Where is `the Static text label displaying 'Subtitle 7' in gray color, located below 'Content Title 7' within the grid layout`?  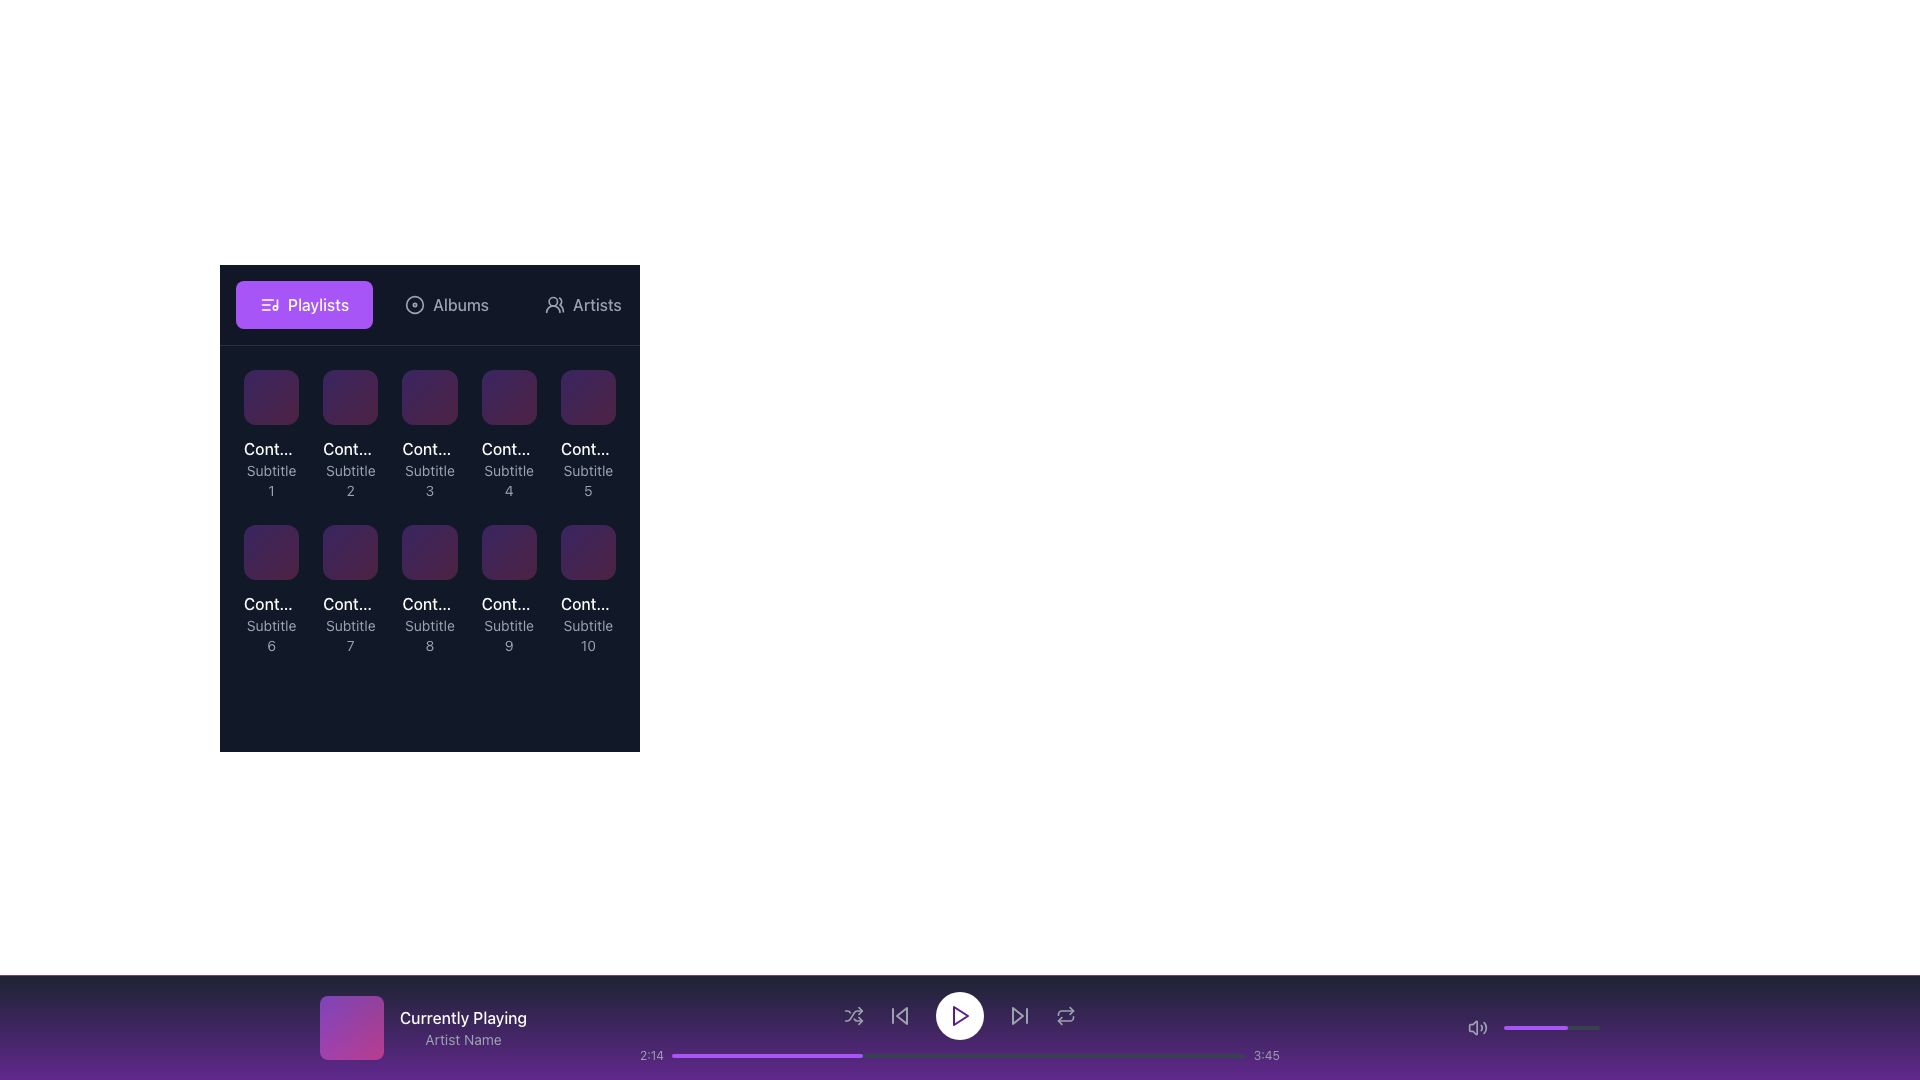
the Static text label displaying 'Subtitle 7' in gray color, located below 'Content Title 7' within the grid layout is located at coordinates (350, 636).